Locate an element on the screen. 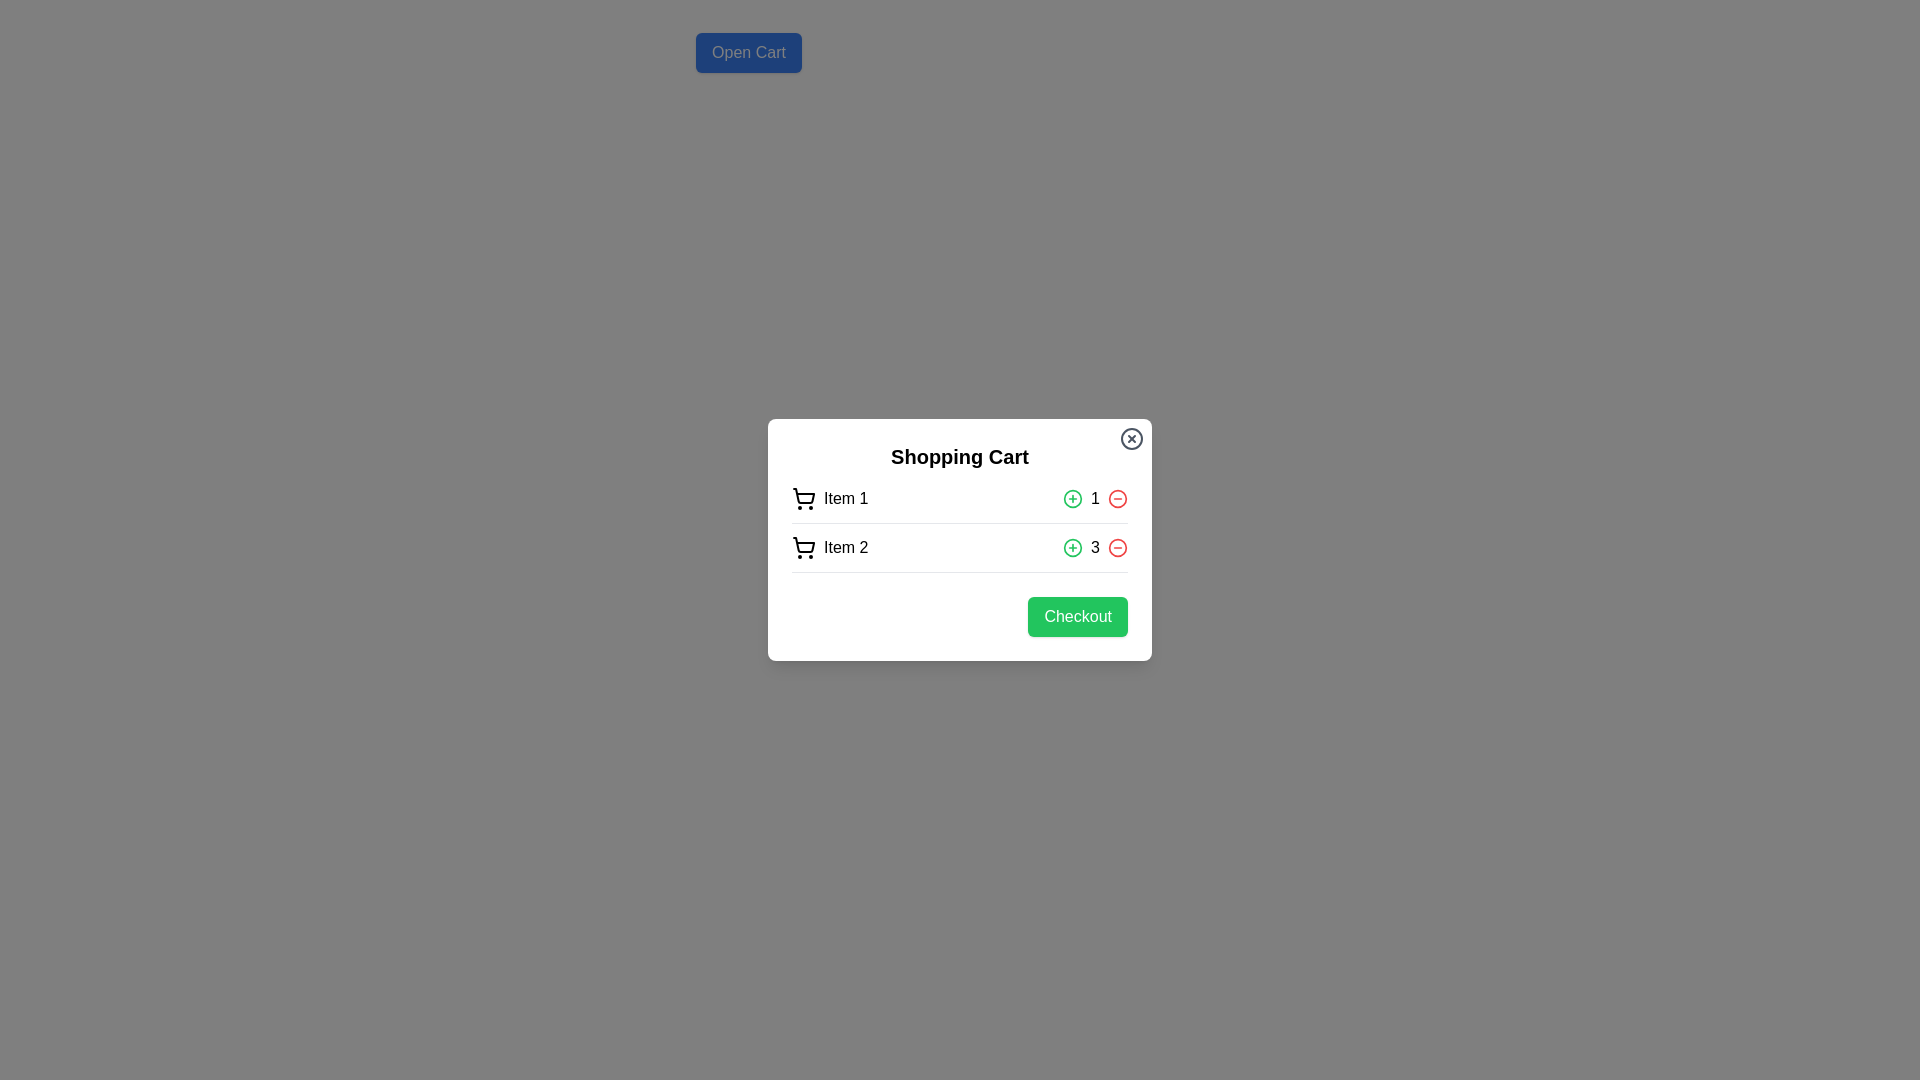 Image resolution: width=1920 pixels, height=1080 pixels. the Text label displaying the product name 'Item 1' in the shopping cart, which is aligned to the left side and is the first entry in the list of cart items is located at coordinates (830, 497).